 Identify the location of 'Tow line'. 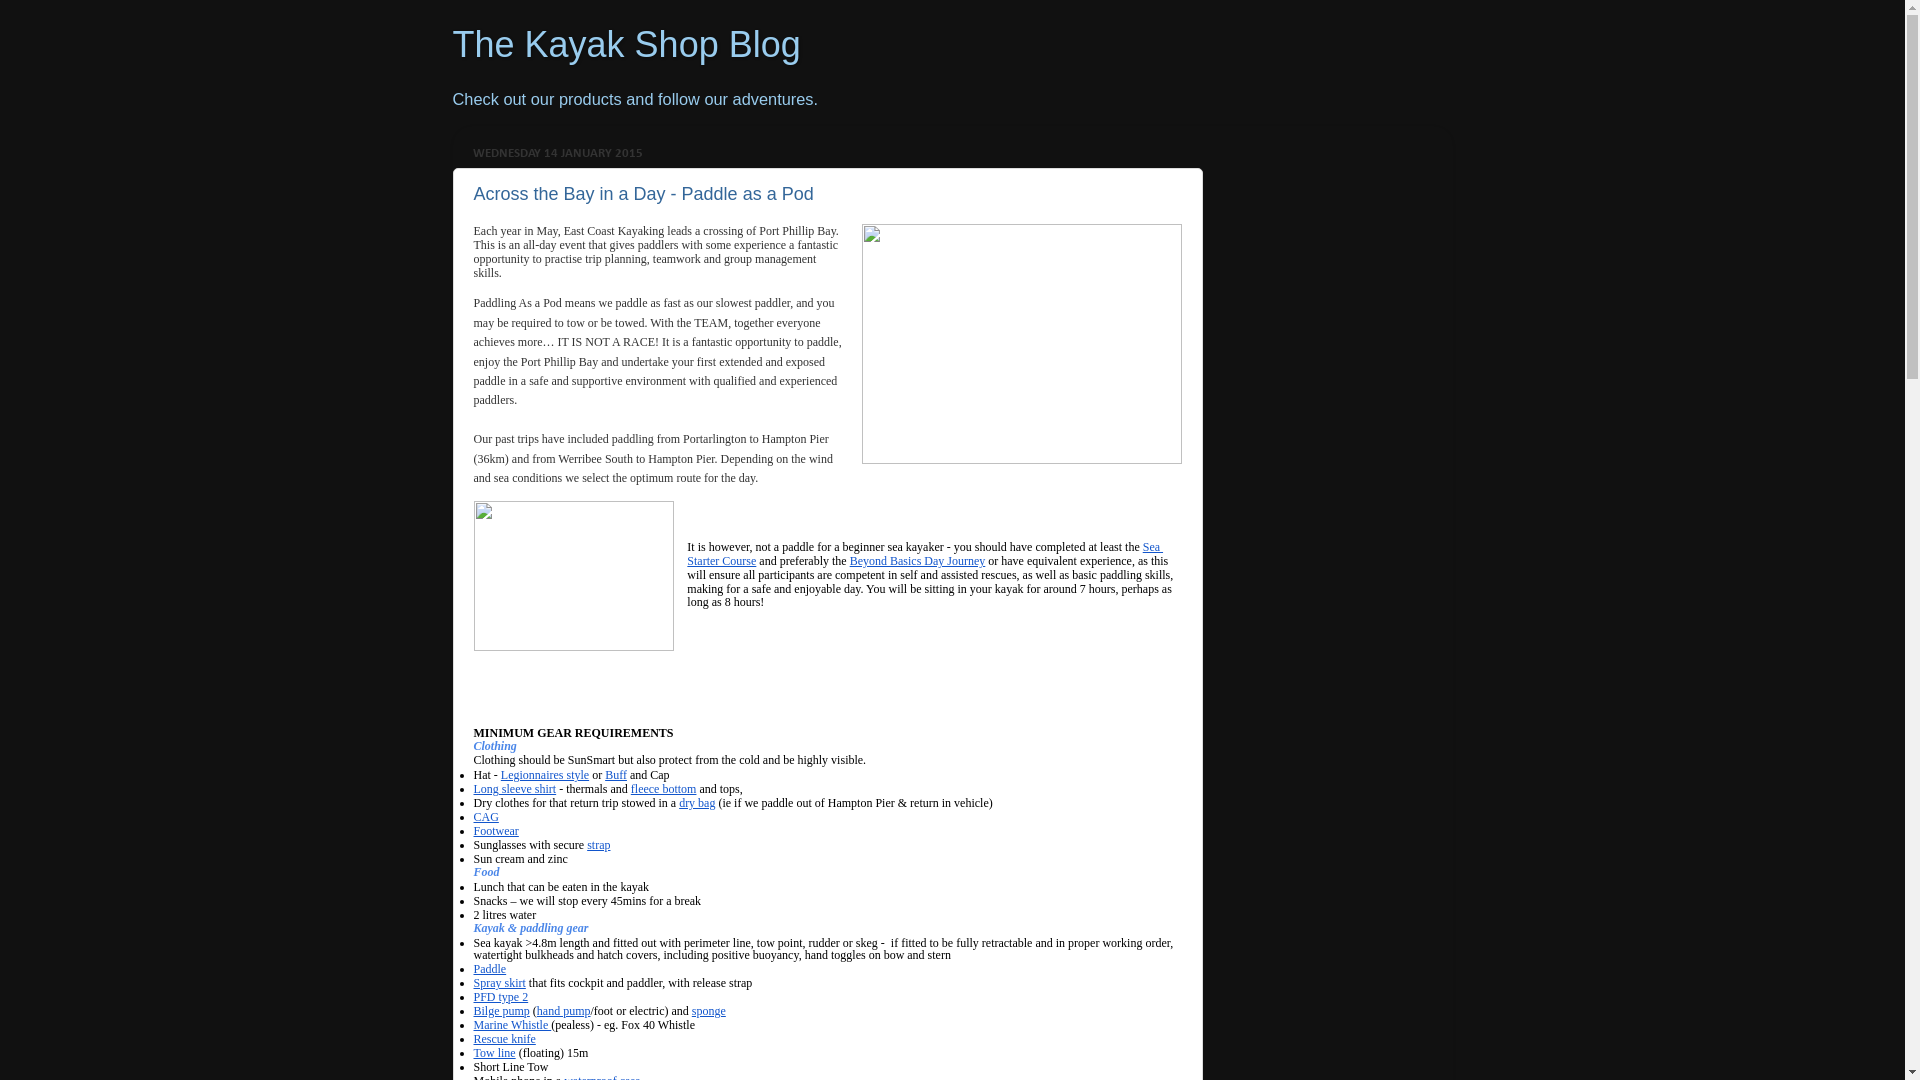
(494, 1052).